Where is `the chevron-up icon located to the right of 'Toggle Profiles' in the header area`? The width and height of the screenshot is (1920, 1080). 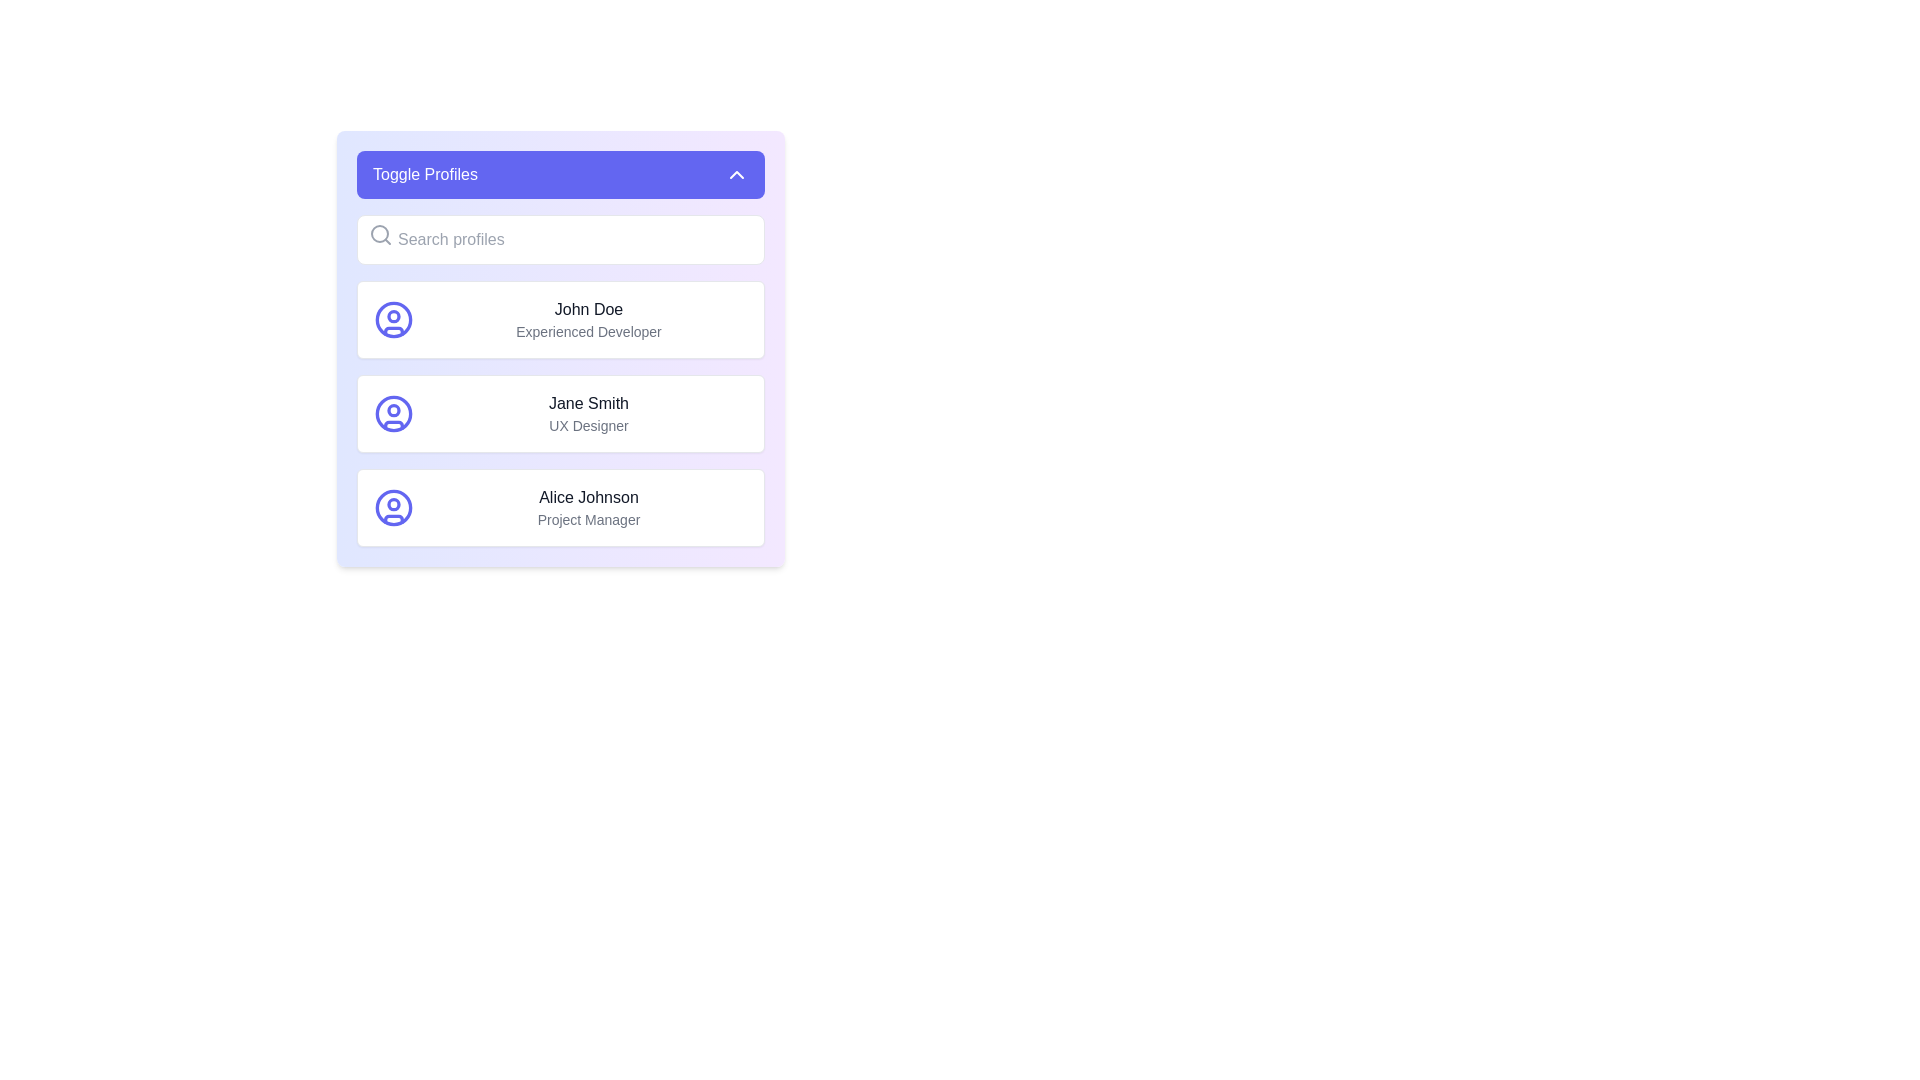
the chevron-up icon located to the right of 'Toggle Profiles' in the header area is located at coordinates (736, 173).